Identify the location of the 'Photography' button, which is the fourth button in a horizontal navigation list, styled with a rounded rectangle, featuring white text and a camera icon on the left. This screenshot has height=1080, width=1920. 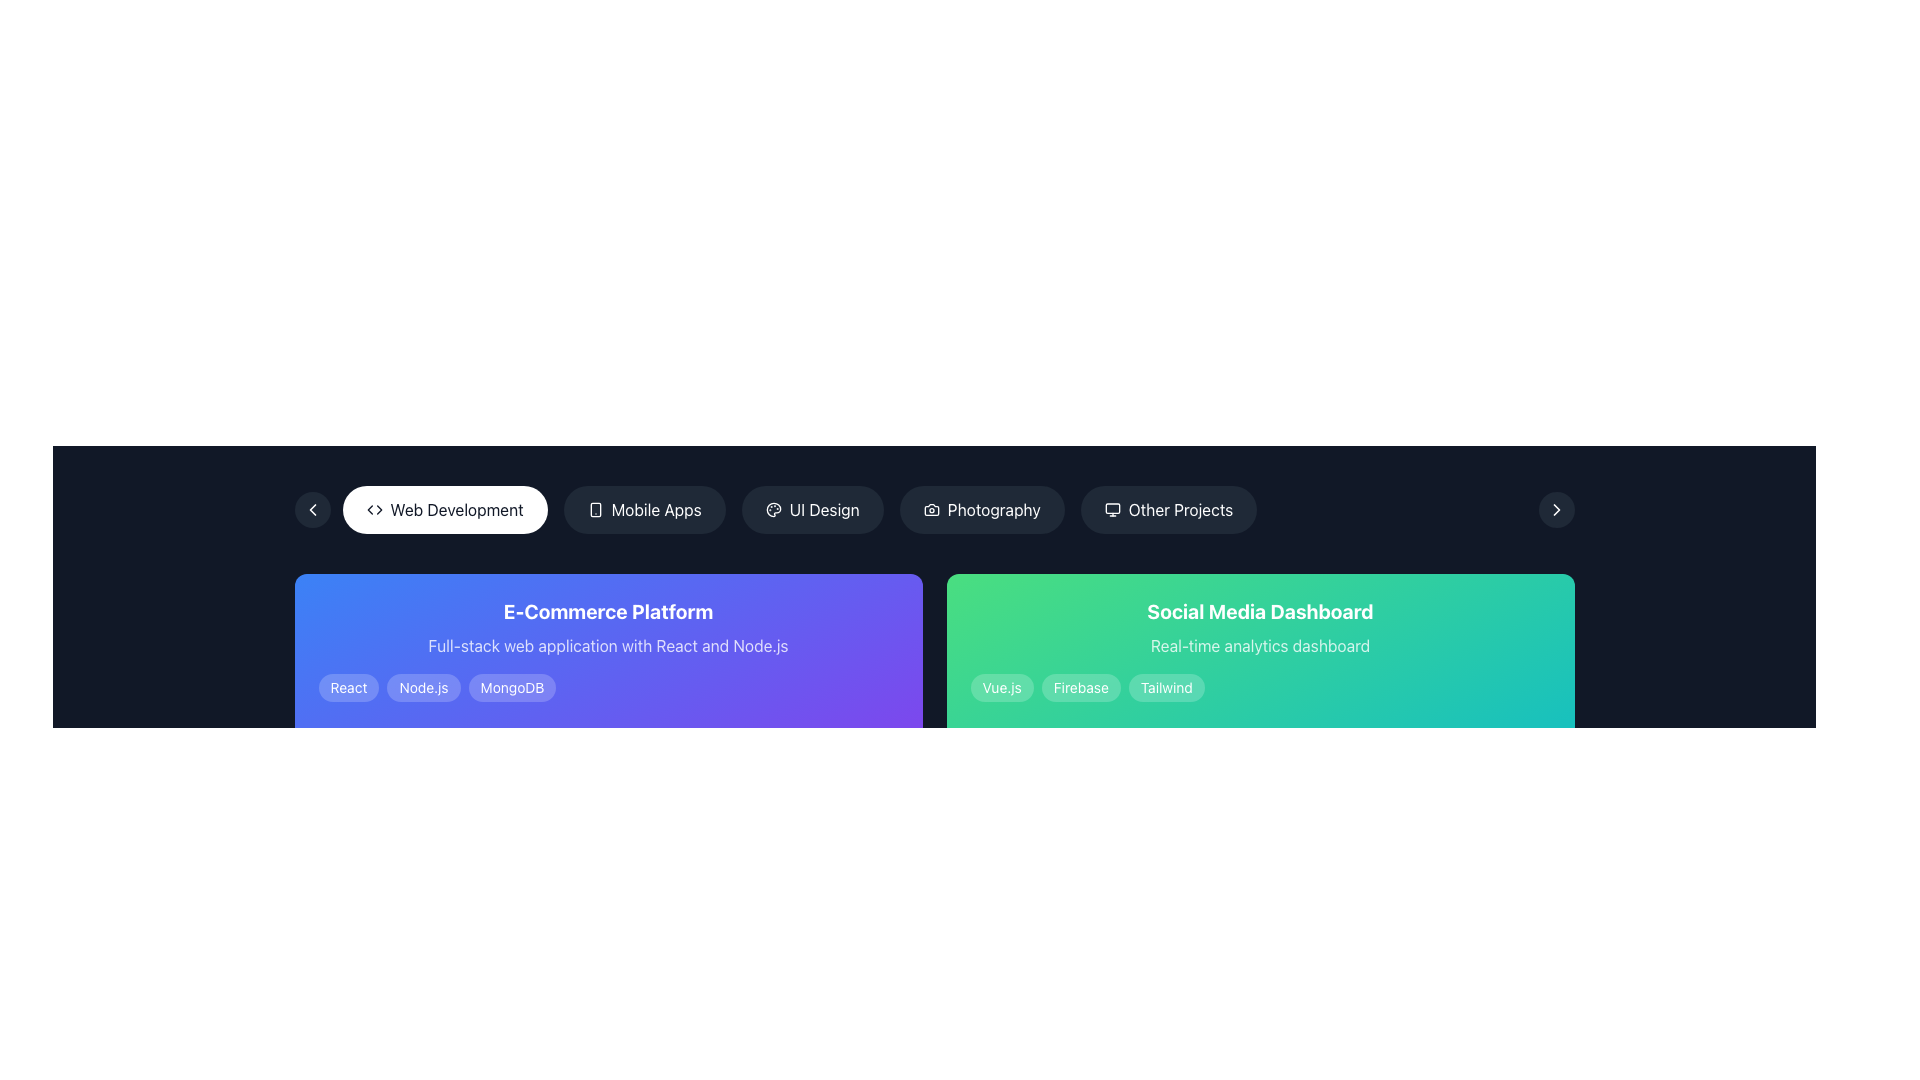
(982, 508).